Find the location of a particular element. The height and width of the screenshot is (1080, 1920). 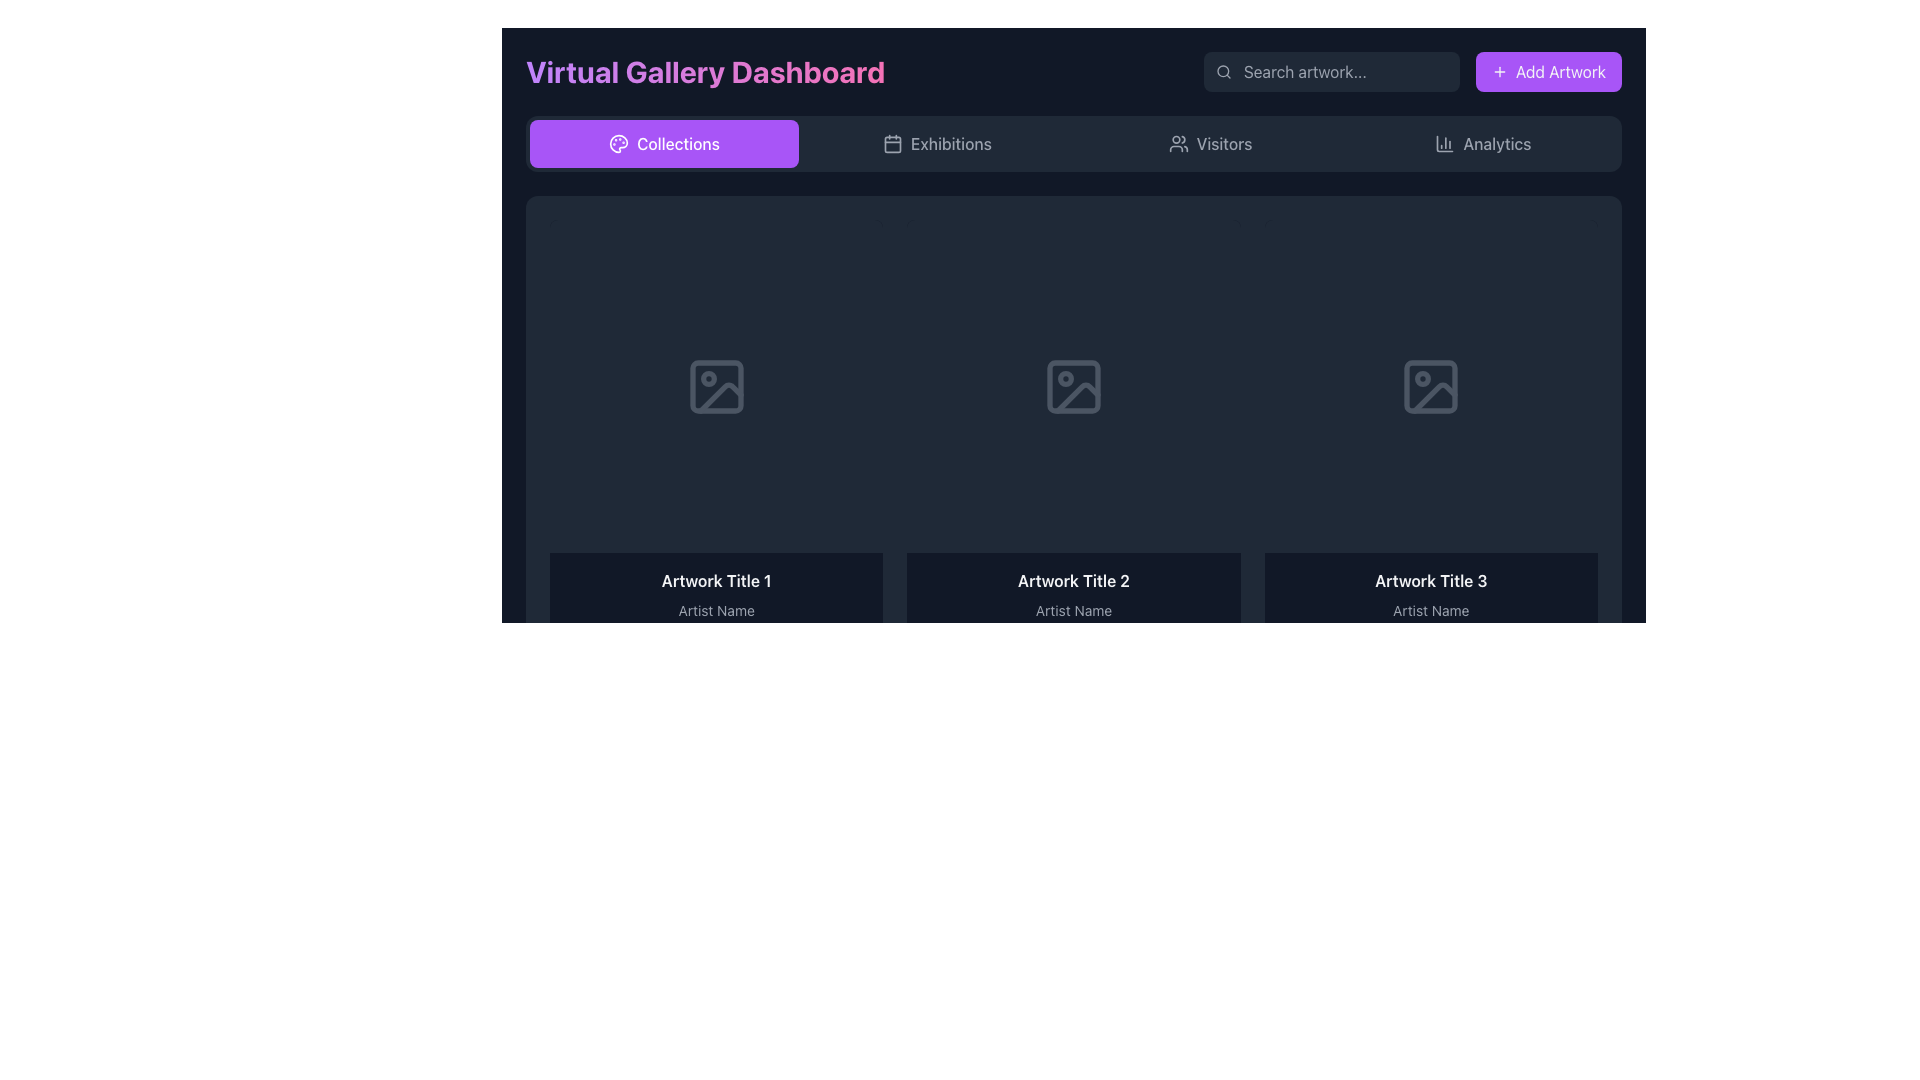

the button in the third column of the topmost row of the grid layout that serves is located at coordinates (1404, 386).